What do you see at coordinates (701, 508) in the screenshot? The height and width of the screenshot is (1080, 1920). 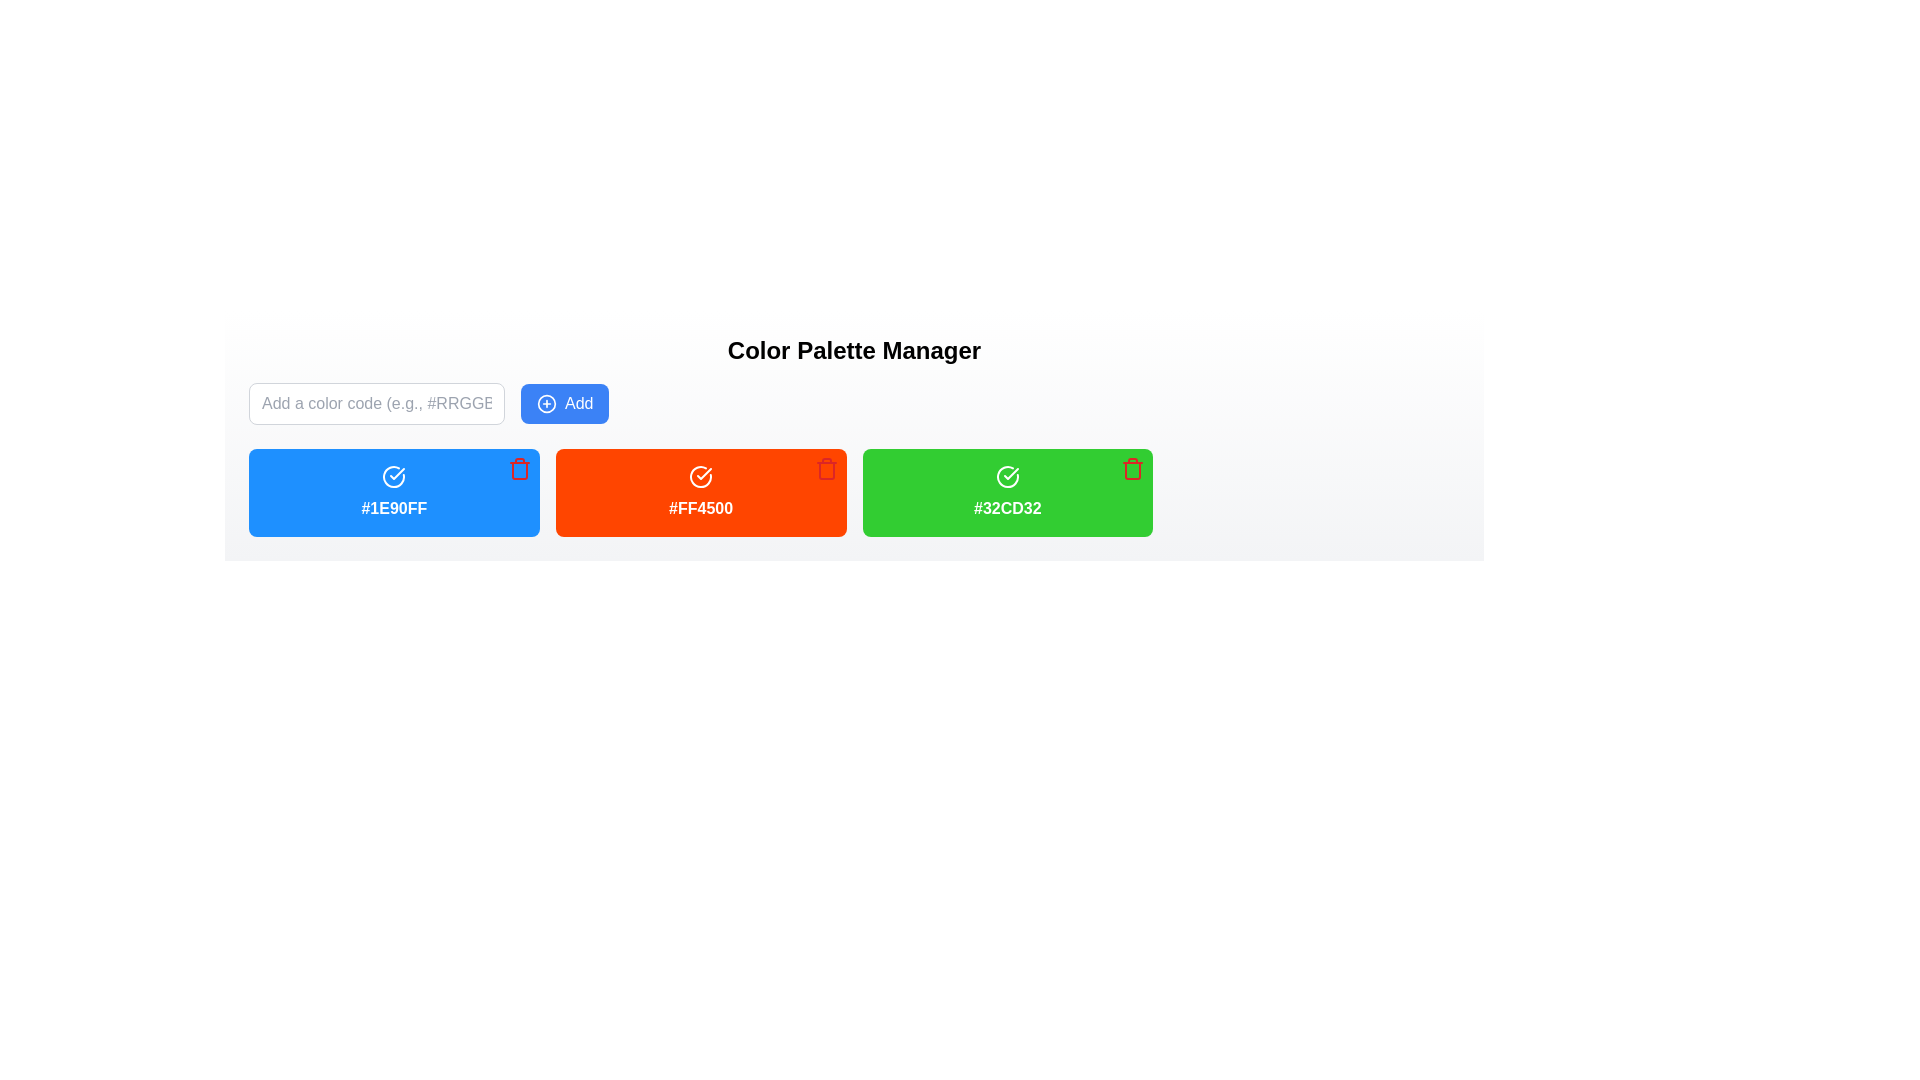 I see `text displayed in the Text Label that shows the hexadecimal color code for the associated color block located in the middle color block of the color palette` at bounding box center [701, 508].